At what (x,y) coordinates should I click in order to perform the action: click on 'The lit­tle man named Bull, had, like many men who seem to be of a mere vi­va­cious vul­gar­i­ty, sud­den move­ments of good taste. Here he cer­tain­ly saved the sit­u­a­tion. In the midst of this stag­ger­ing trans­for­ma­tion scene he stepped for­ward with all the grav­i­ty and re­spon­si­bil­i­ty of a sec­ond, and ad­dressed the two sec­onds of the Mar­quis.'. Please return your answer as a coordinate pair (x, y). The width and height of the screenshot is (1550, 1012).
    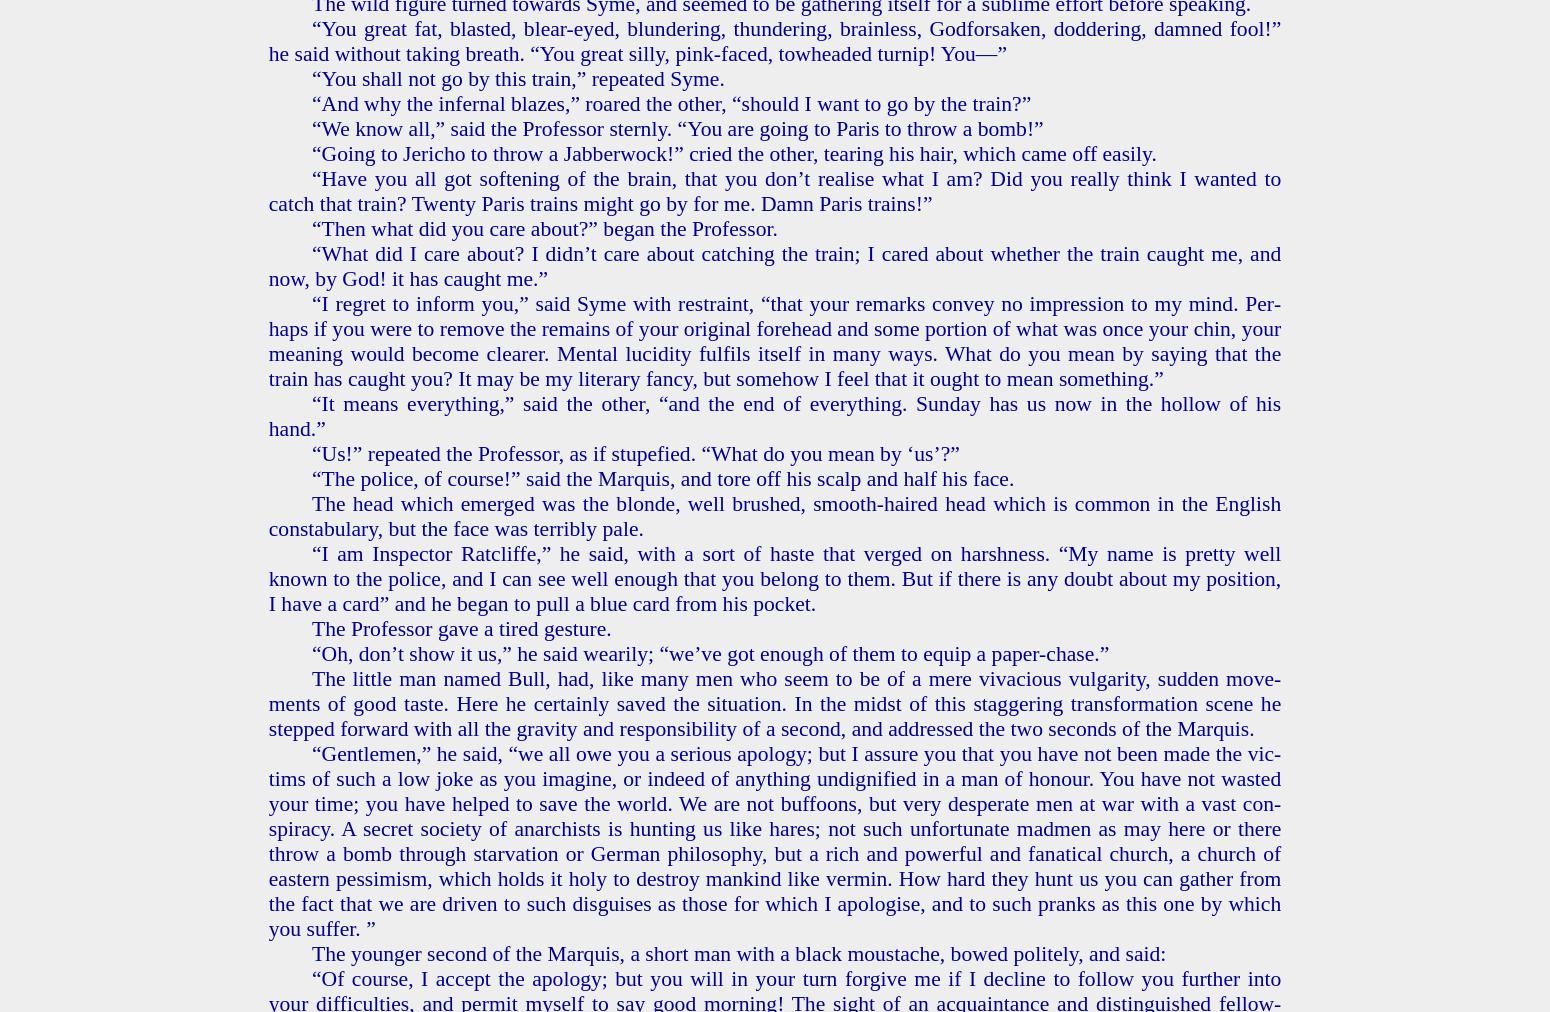
    Looking at the image, I should click on (774, 703).